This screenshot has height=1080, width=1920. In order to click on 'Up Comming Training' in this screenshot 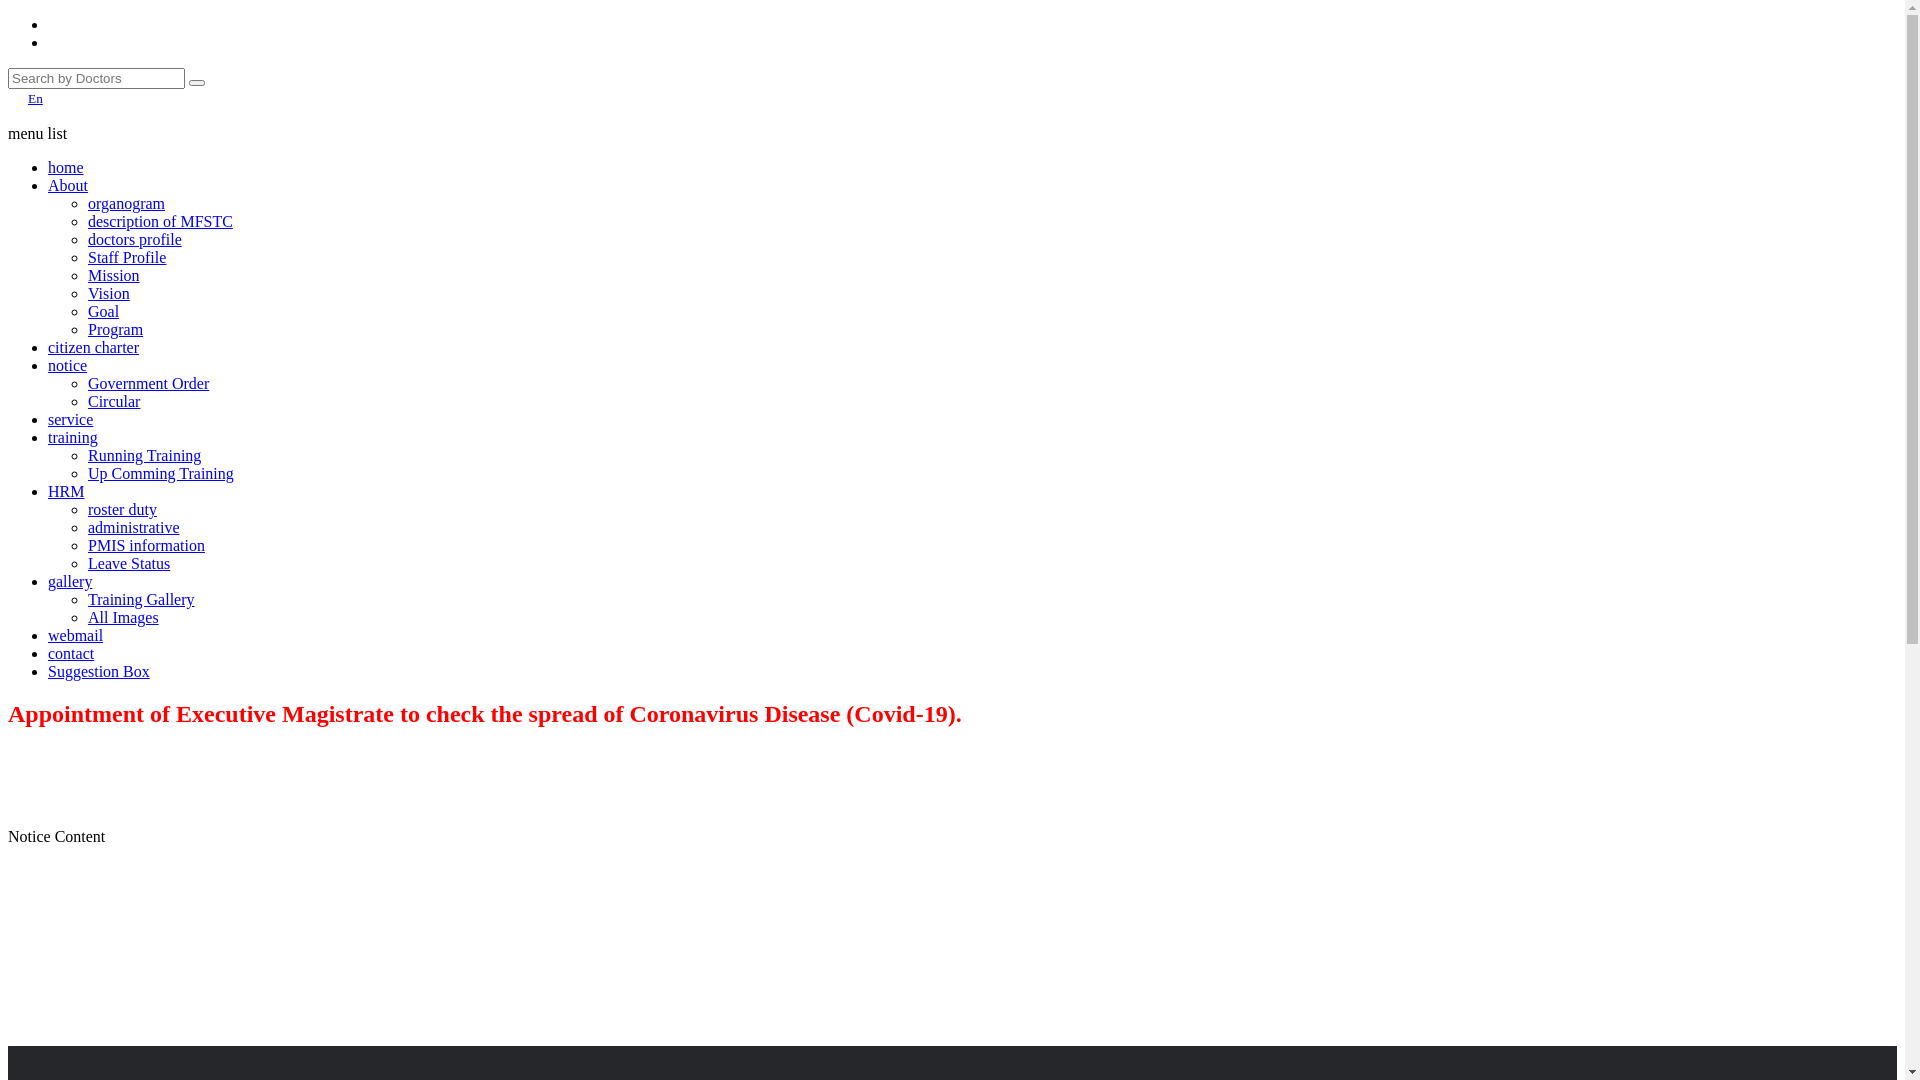, I will do `click(161, 473)`.